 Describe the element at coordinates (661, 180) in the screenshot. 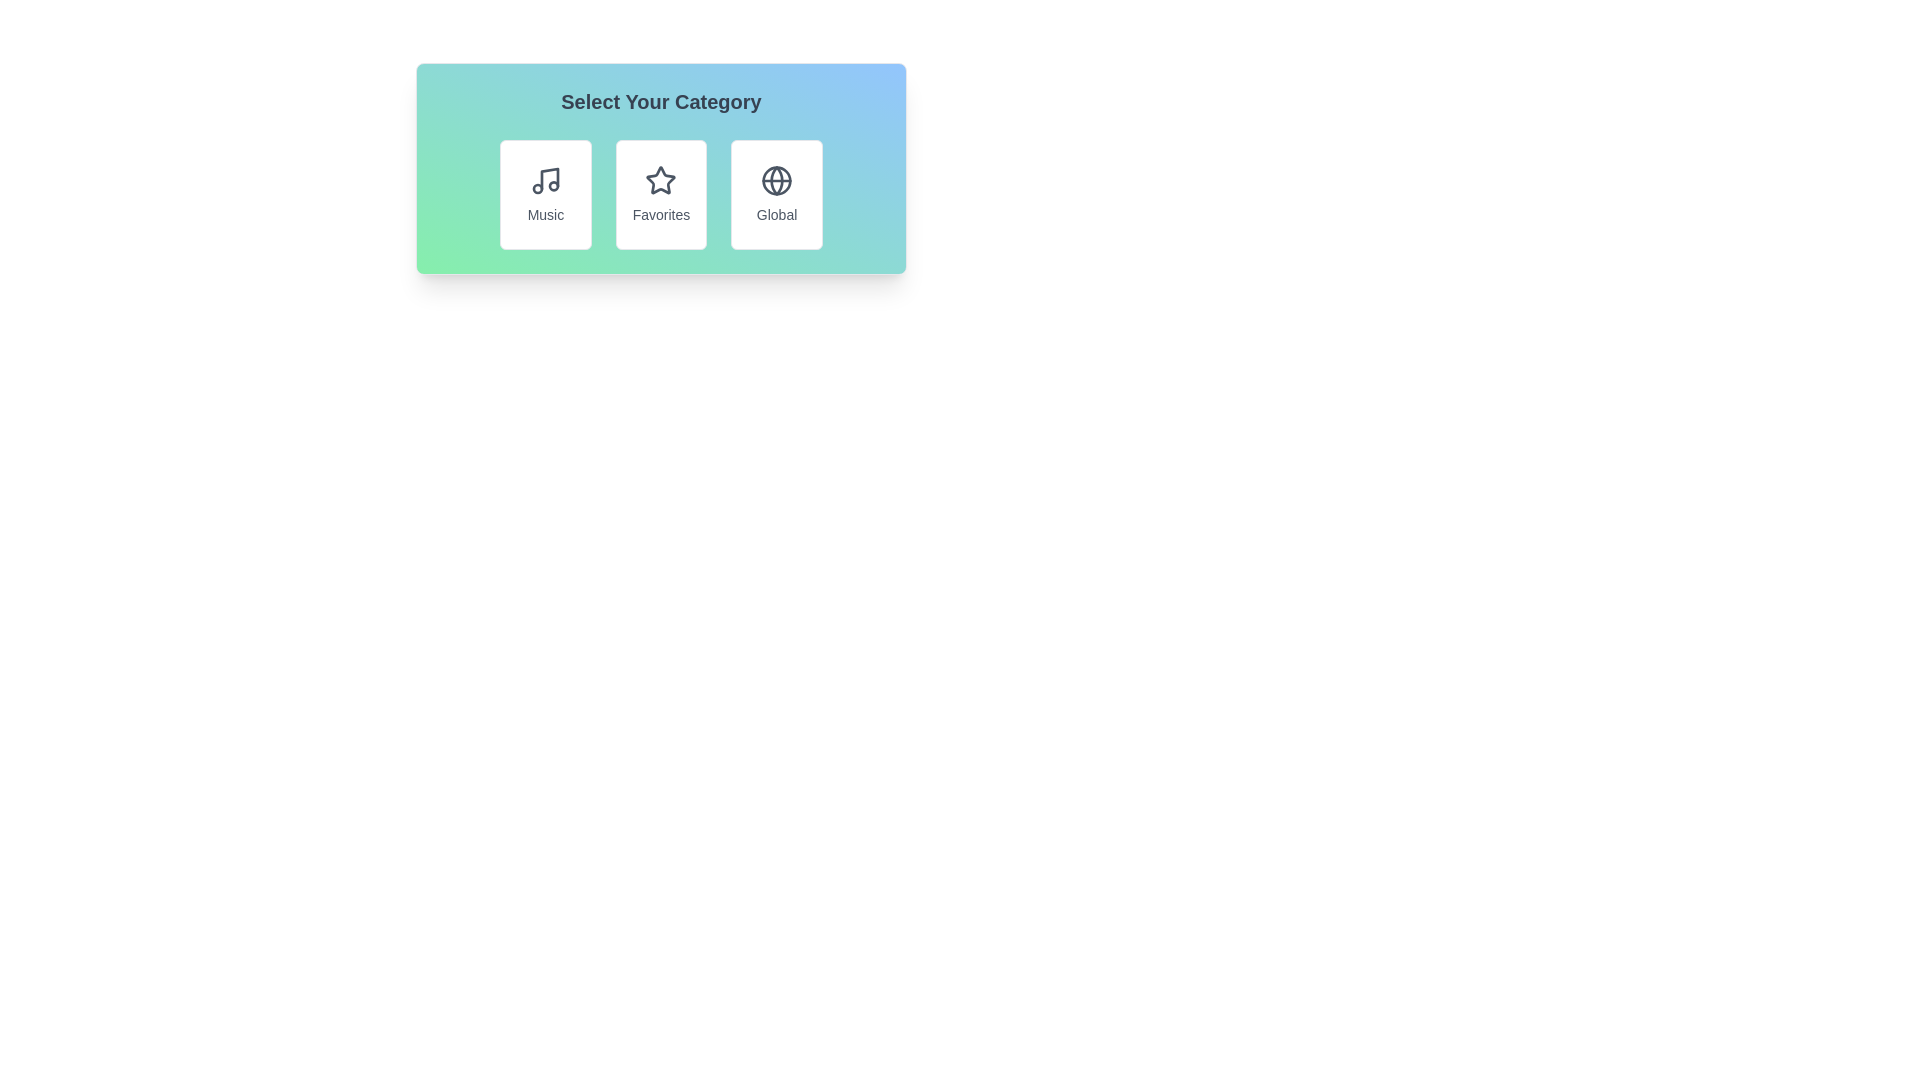

I see `the central star icon within the 'Favorites' button` at that location.